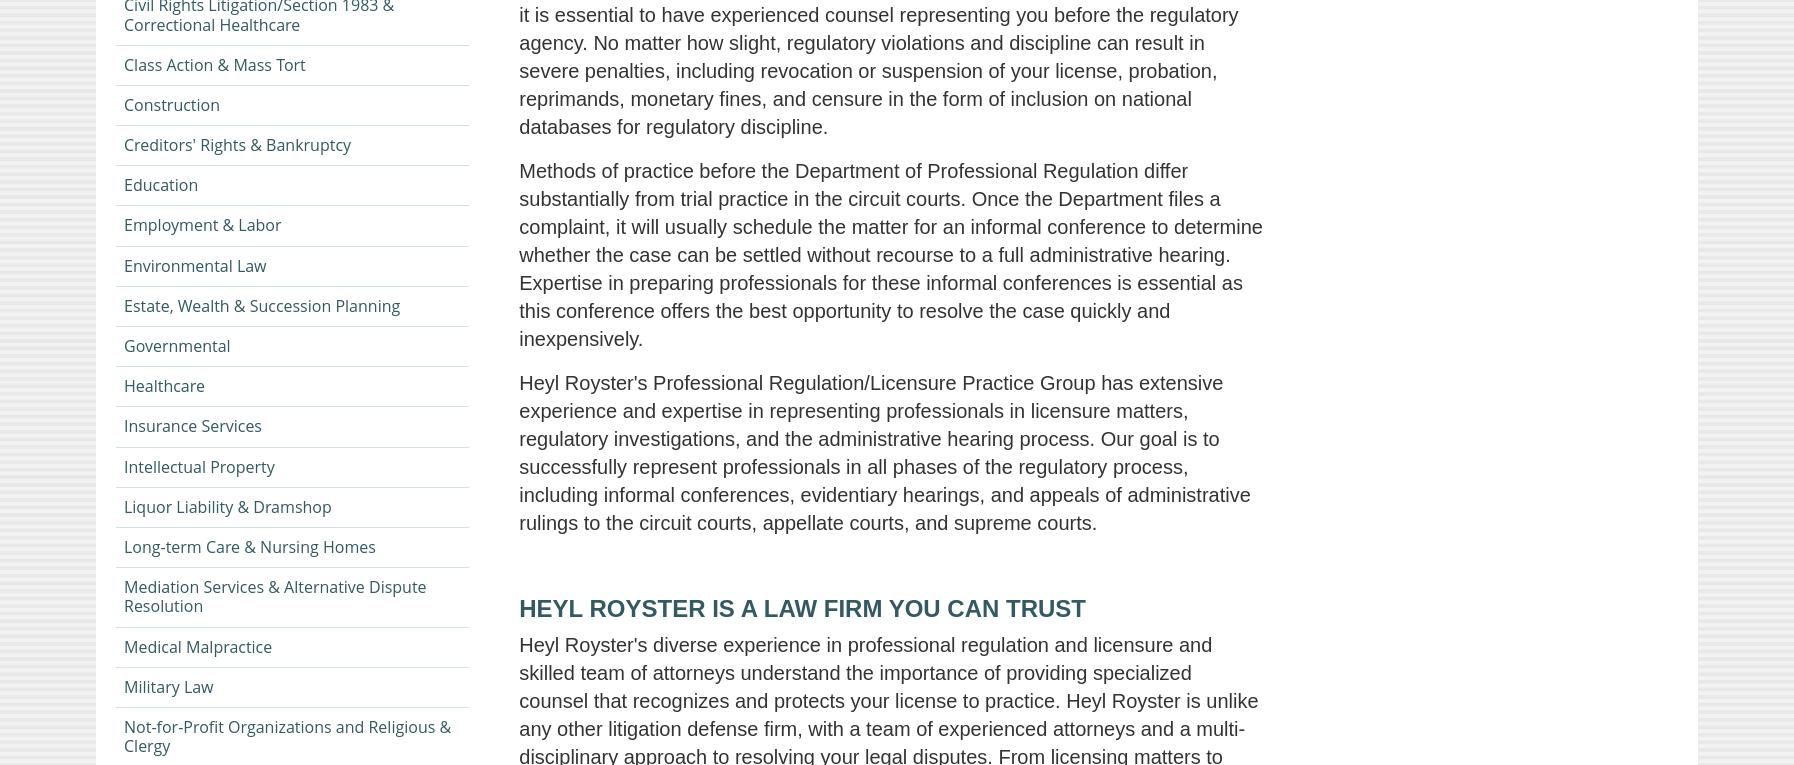 The image size is (1794, 765). I want to click on 'Creditors' Rights & Bankruptcy', so click(122, 144).